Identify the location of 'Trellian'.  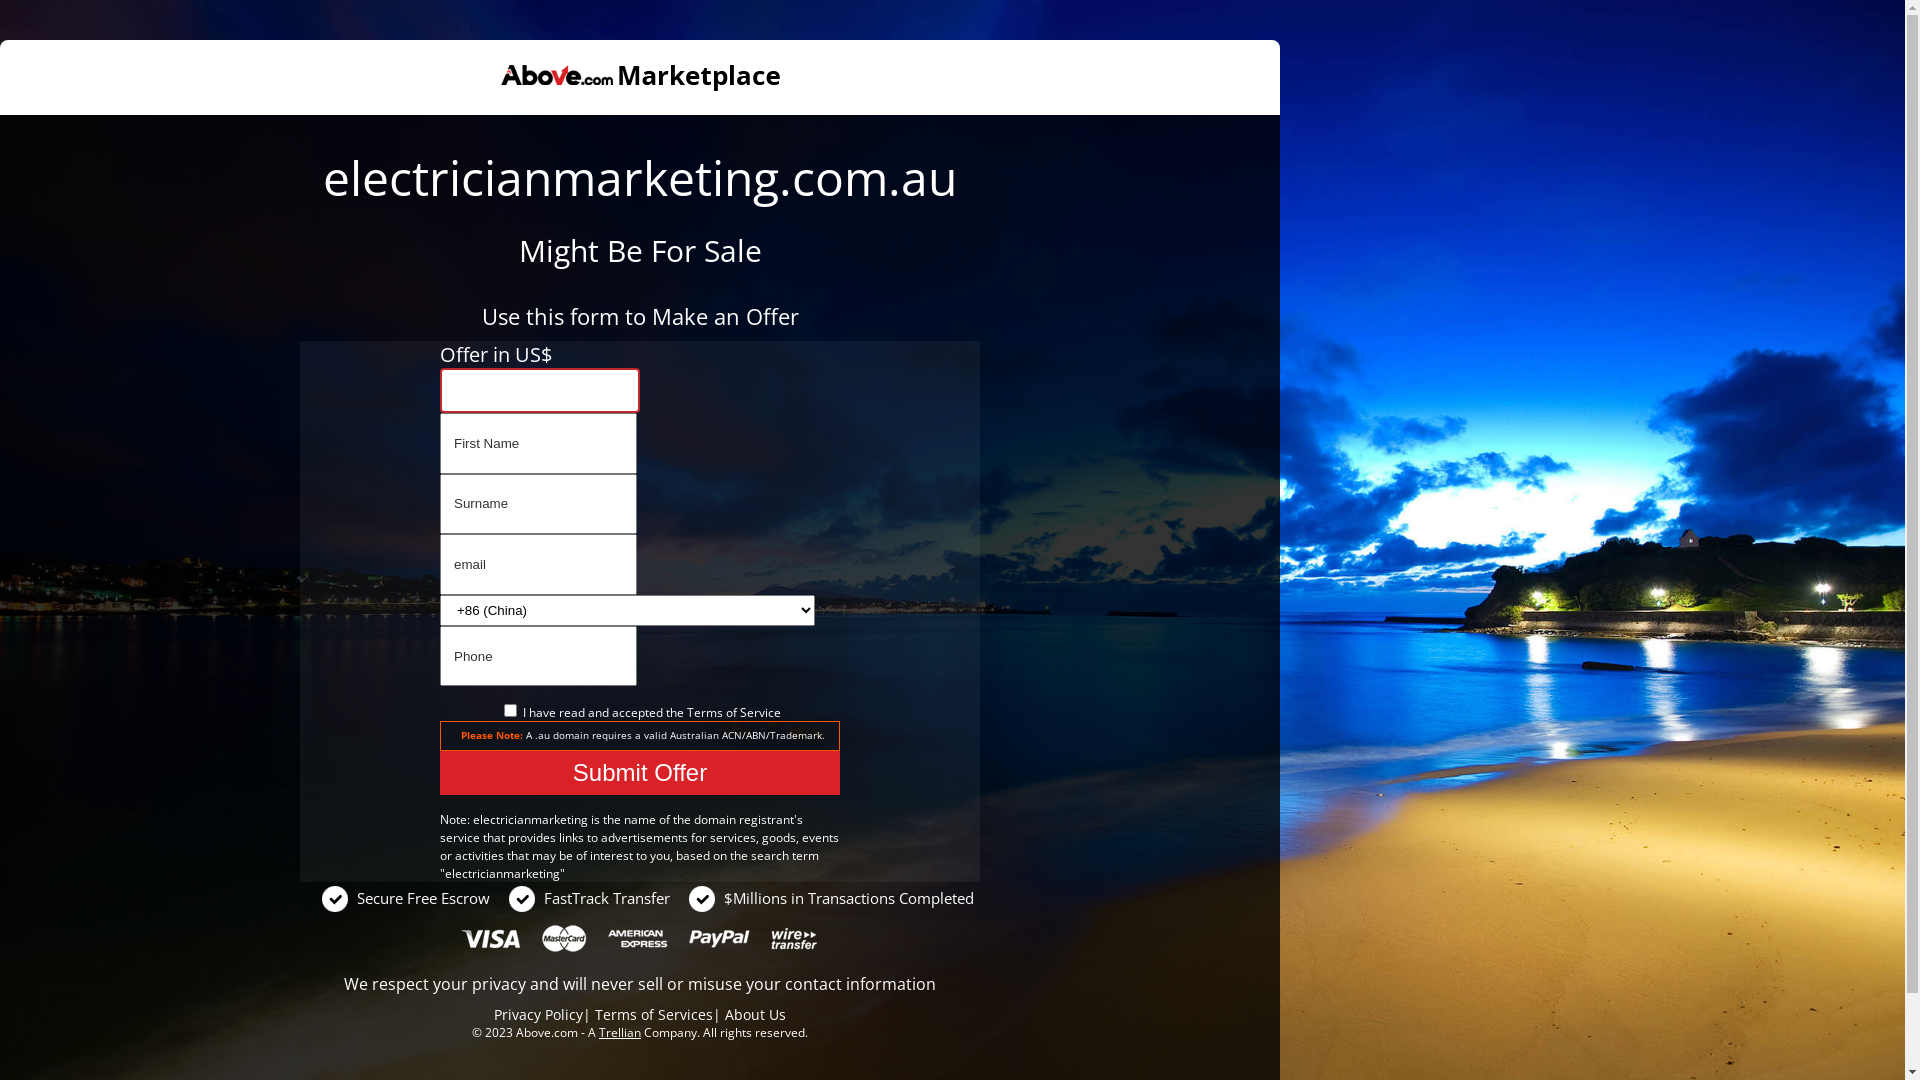
(618, 1032).